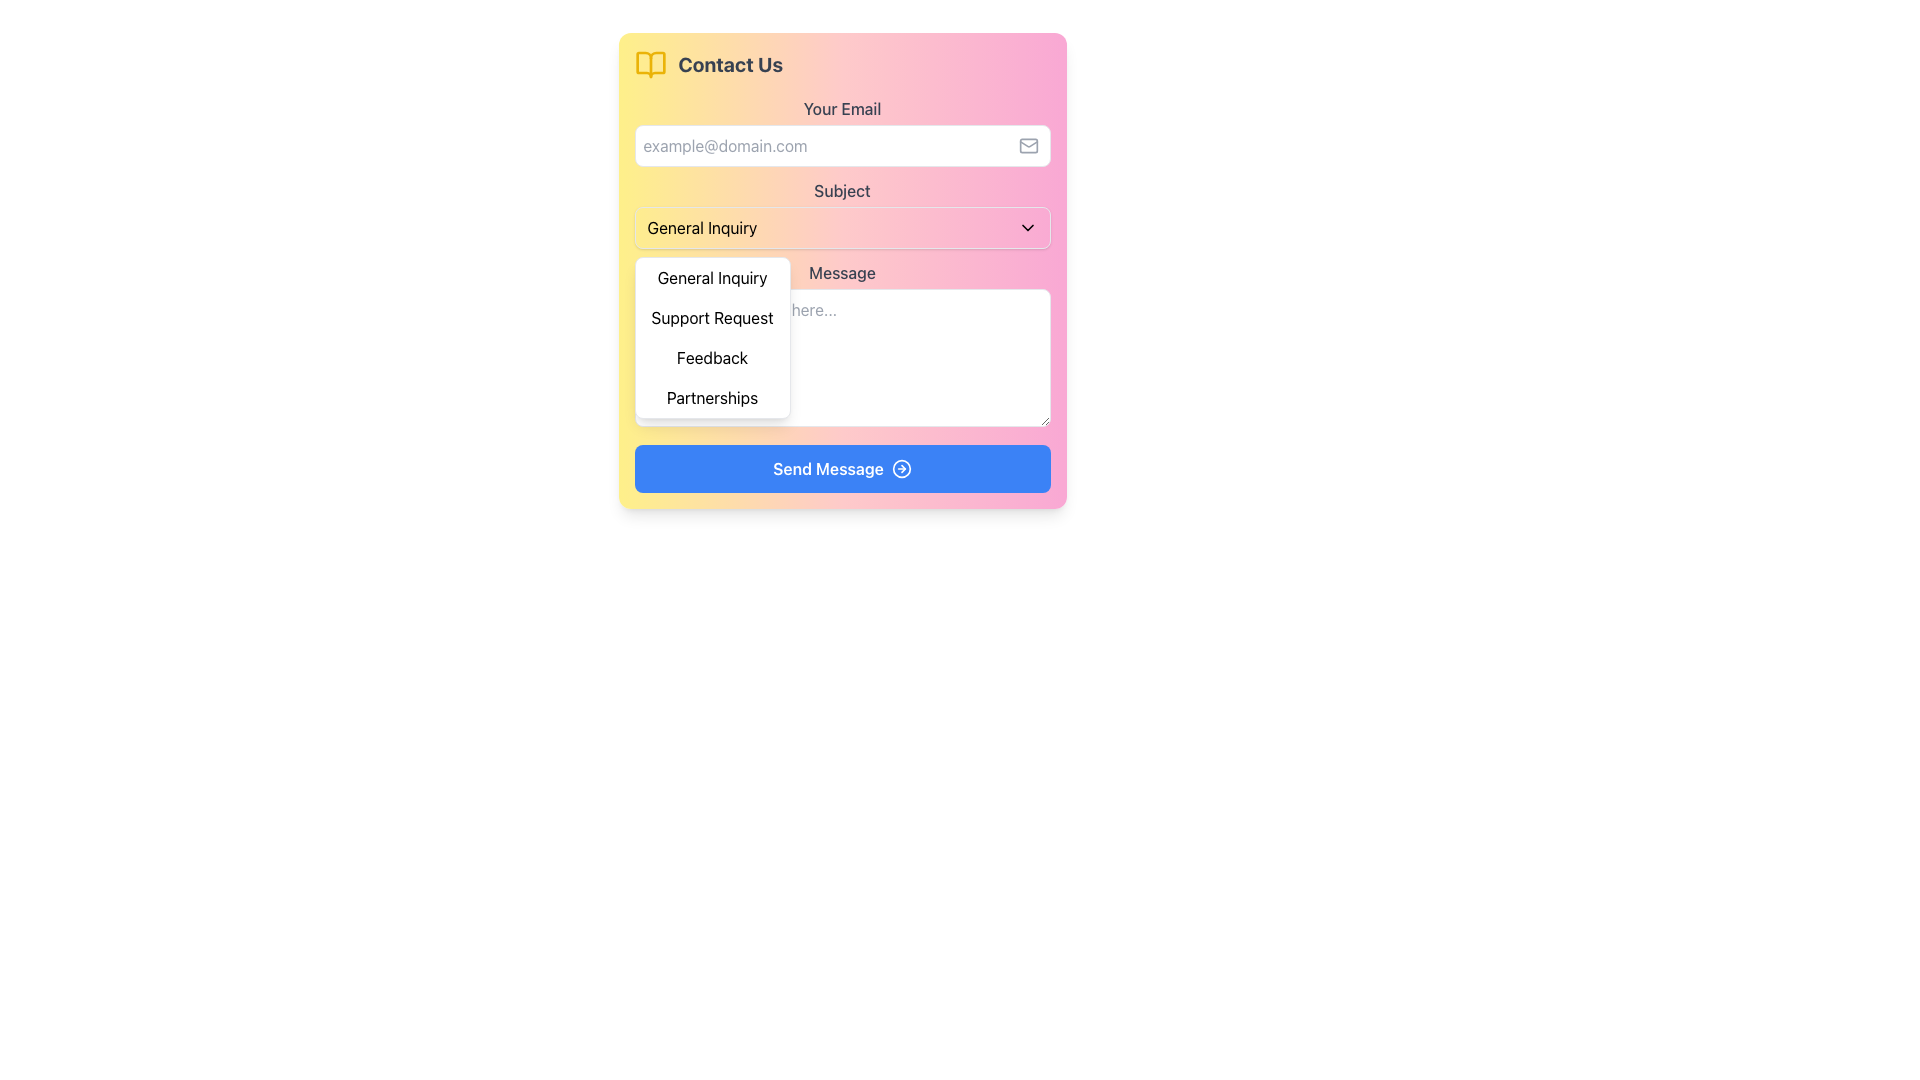  What do you see at coordinates (711, 316) in the screenshot?
I see `the 'Support Request' dropdown menu item, which is the second option in the dropdown located below the 'Subject' field in the contact form` at bounding box center [711, 316].